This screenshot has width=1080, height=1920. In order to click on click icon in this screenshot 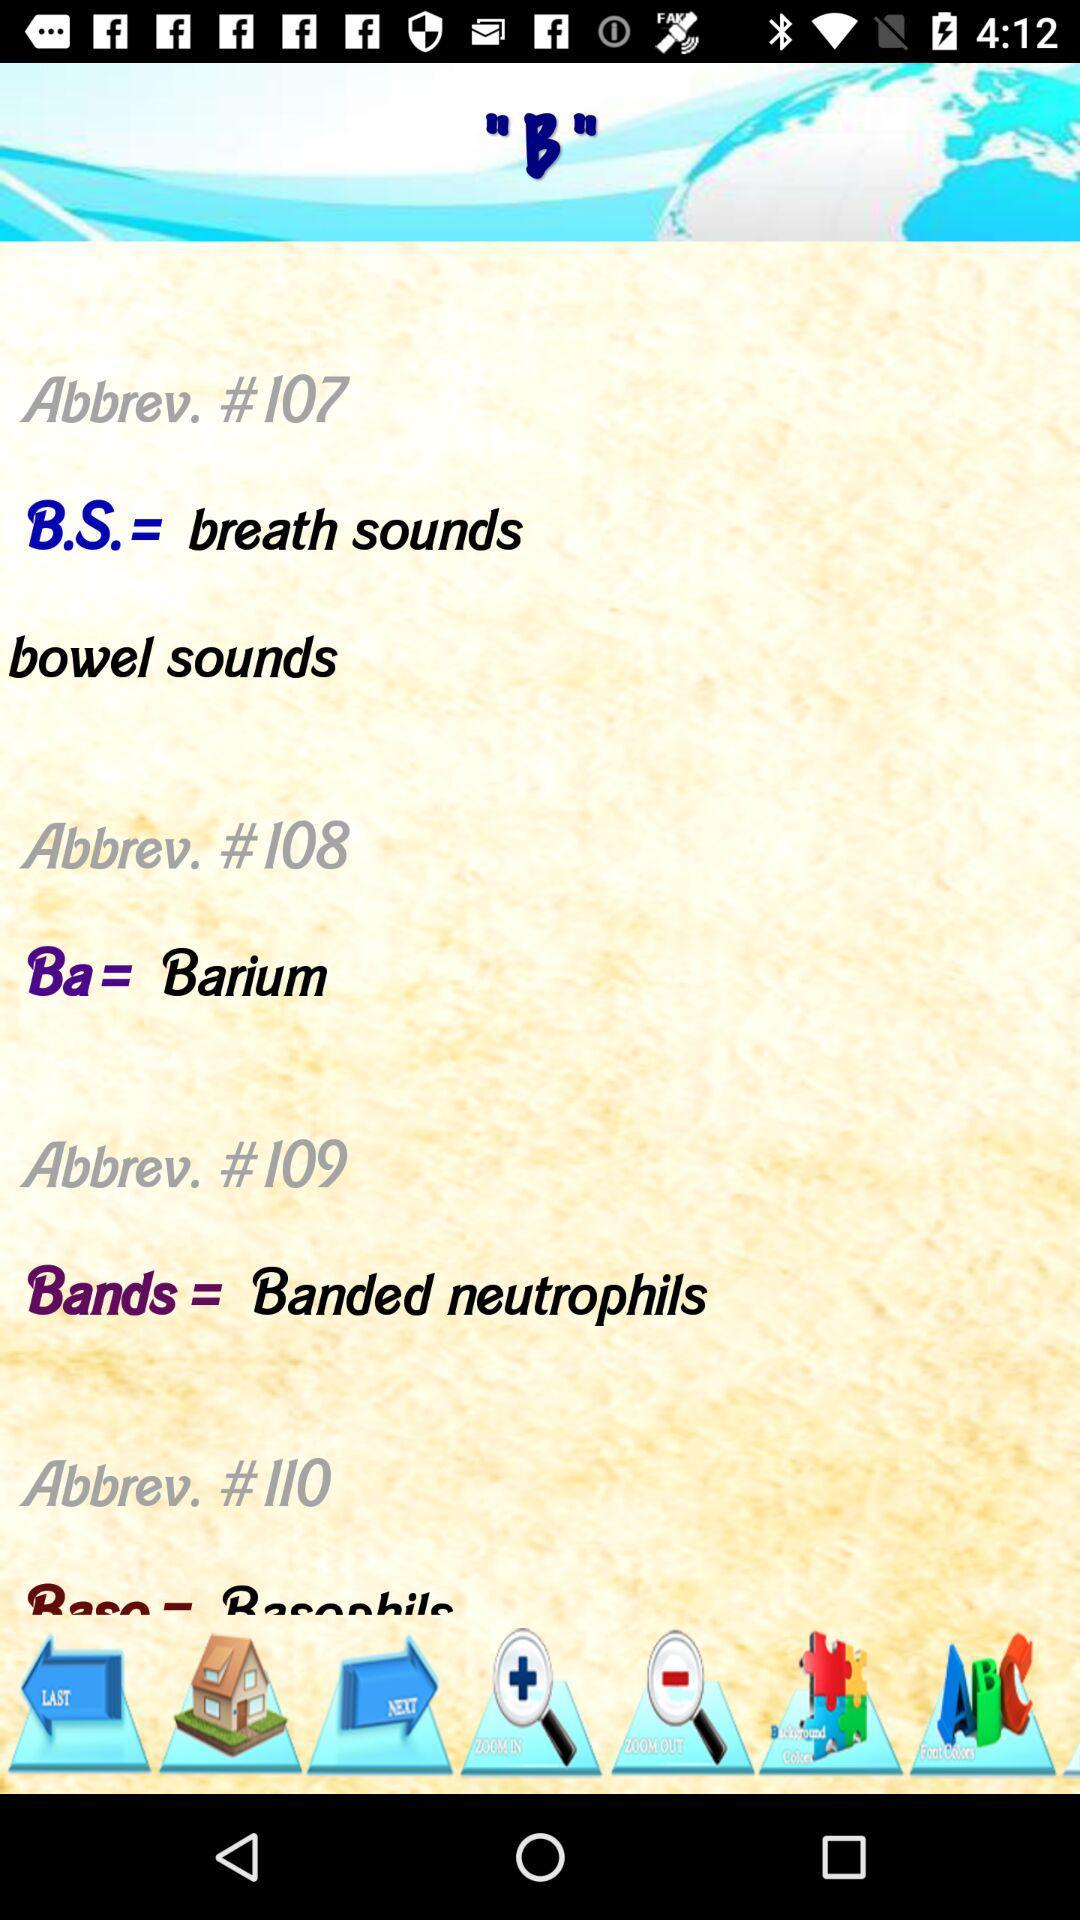, I will do `click(529, 1702)`.